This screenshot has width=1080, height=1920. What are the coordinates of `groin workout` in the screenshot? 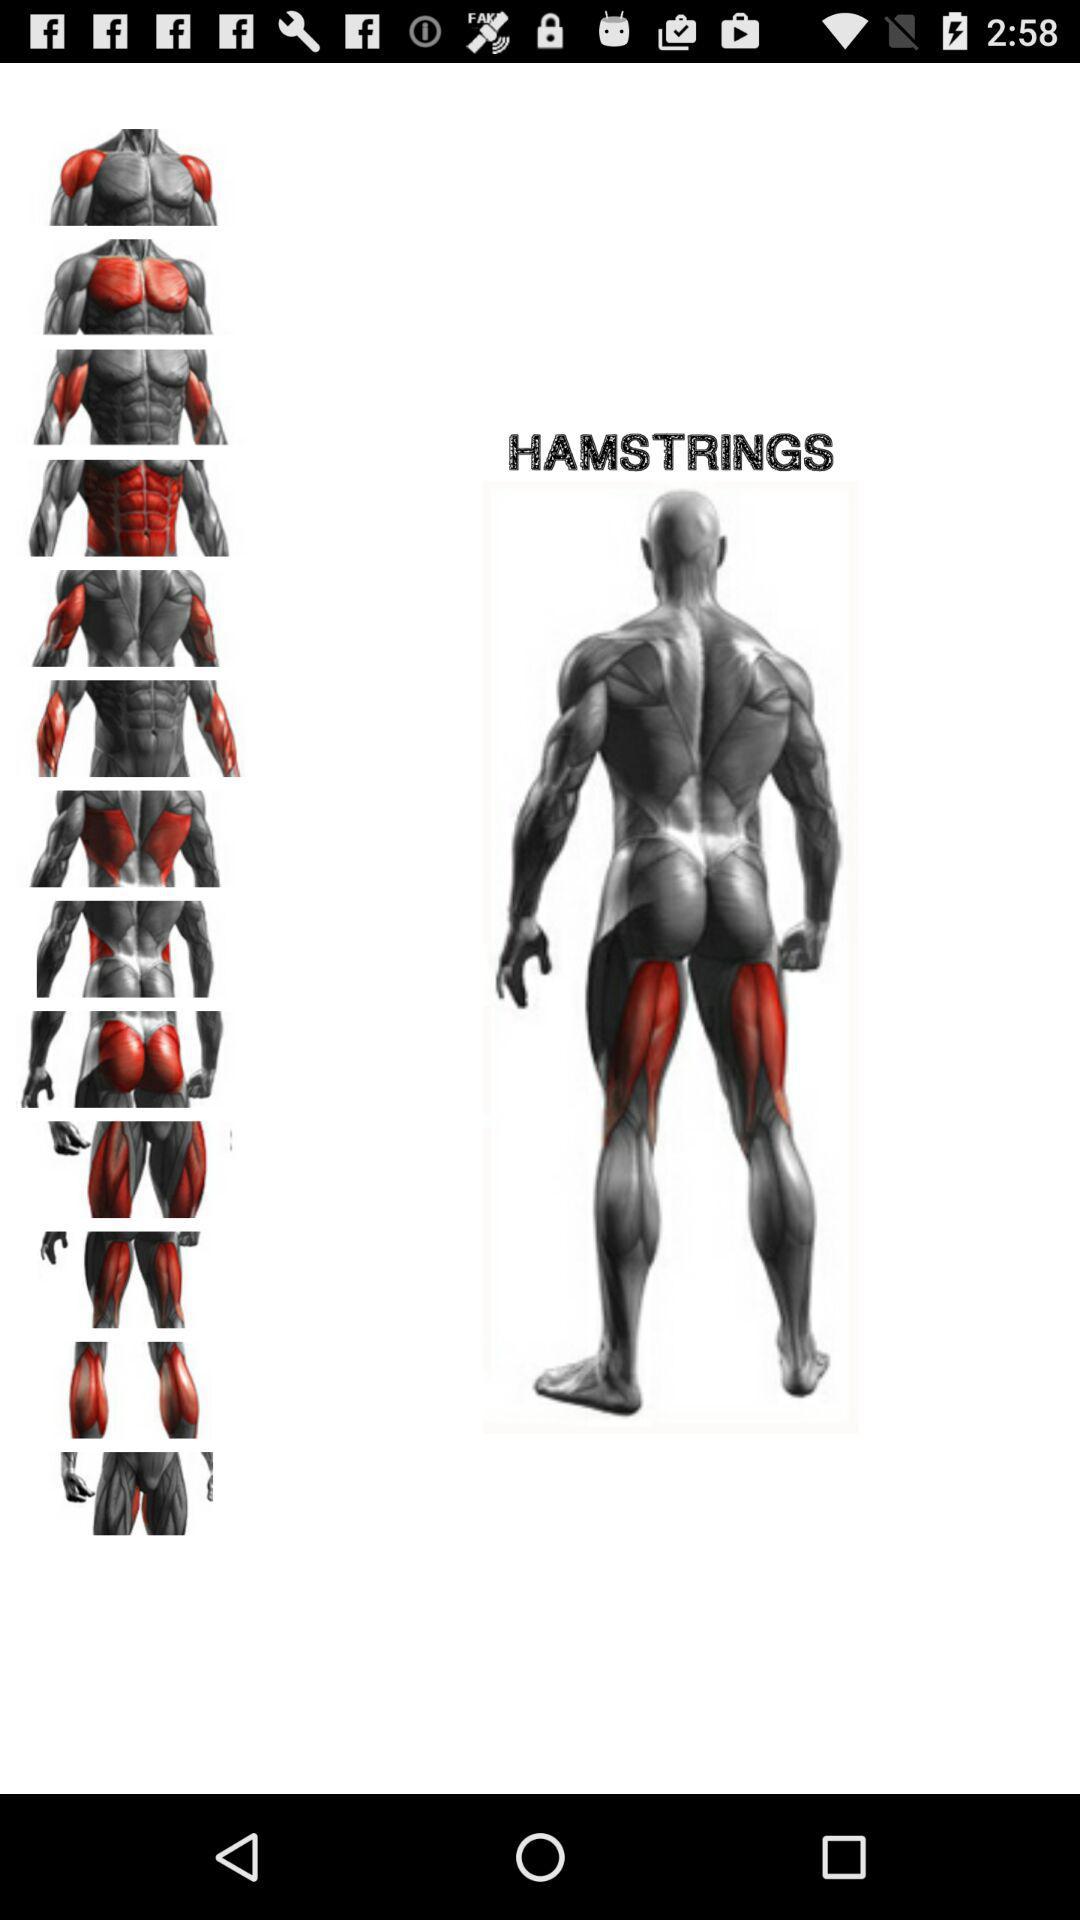 It's located at (131, 1493).